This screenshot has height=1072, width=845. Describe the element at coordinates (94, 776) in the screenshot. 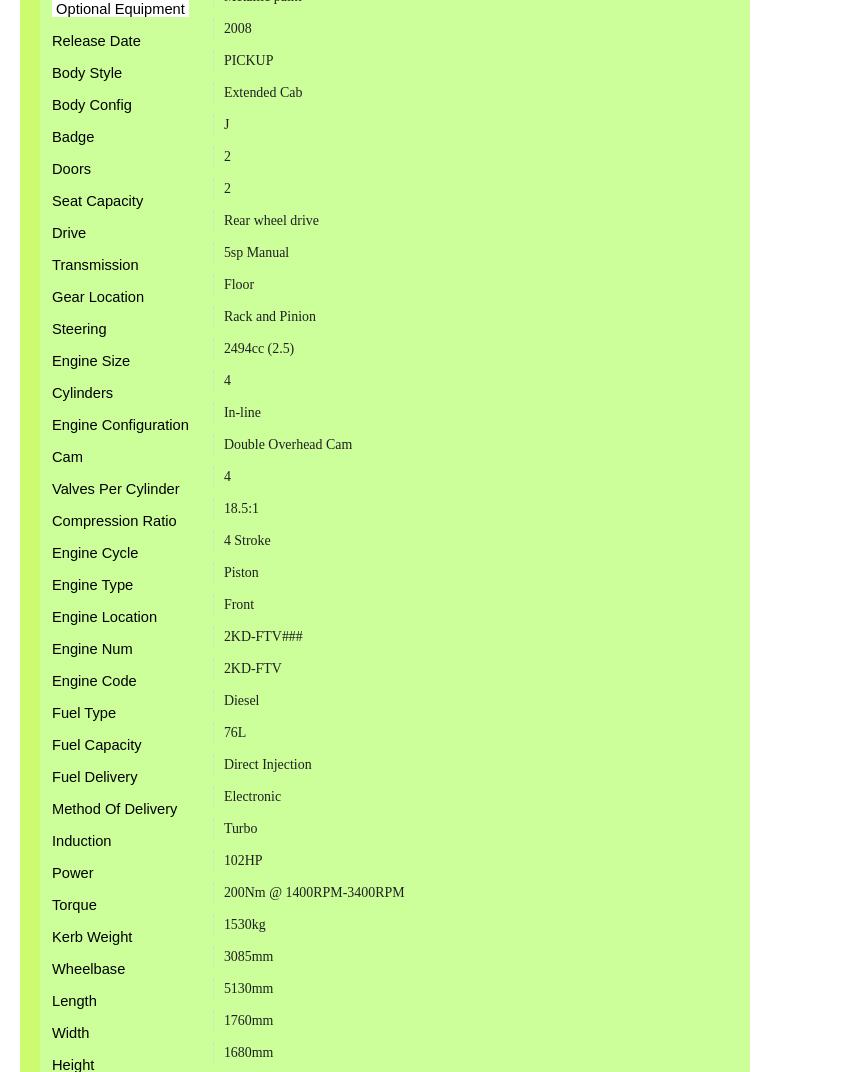

I see `'Fuel Delivery'` at that location.